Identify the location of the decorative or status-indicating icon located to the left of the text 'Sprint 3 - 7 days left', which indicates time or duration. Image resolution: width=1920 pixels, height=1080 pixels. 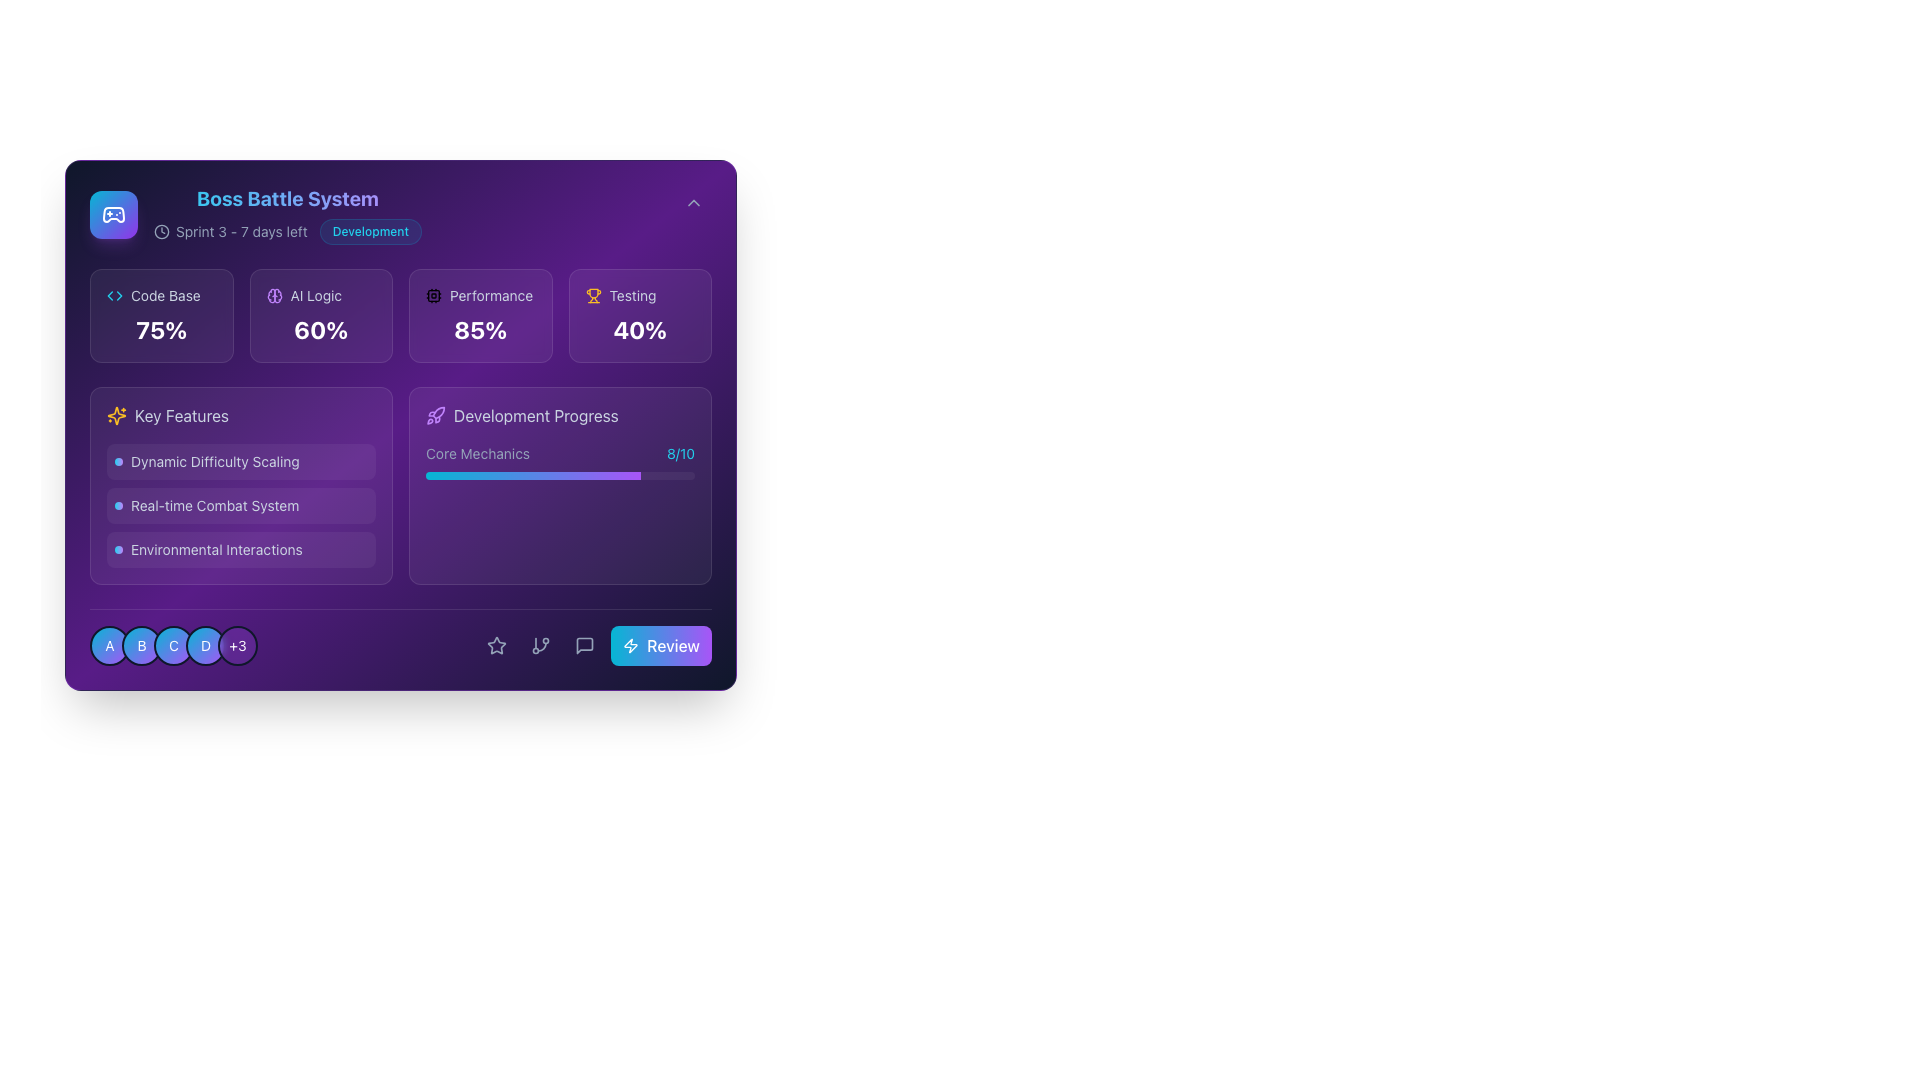
(162, 230).